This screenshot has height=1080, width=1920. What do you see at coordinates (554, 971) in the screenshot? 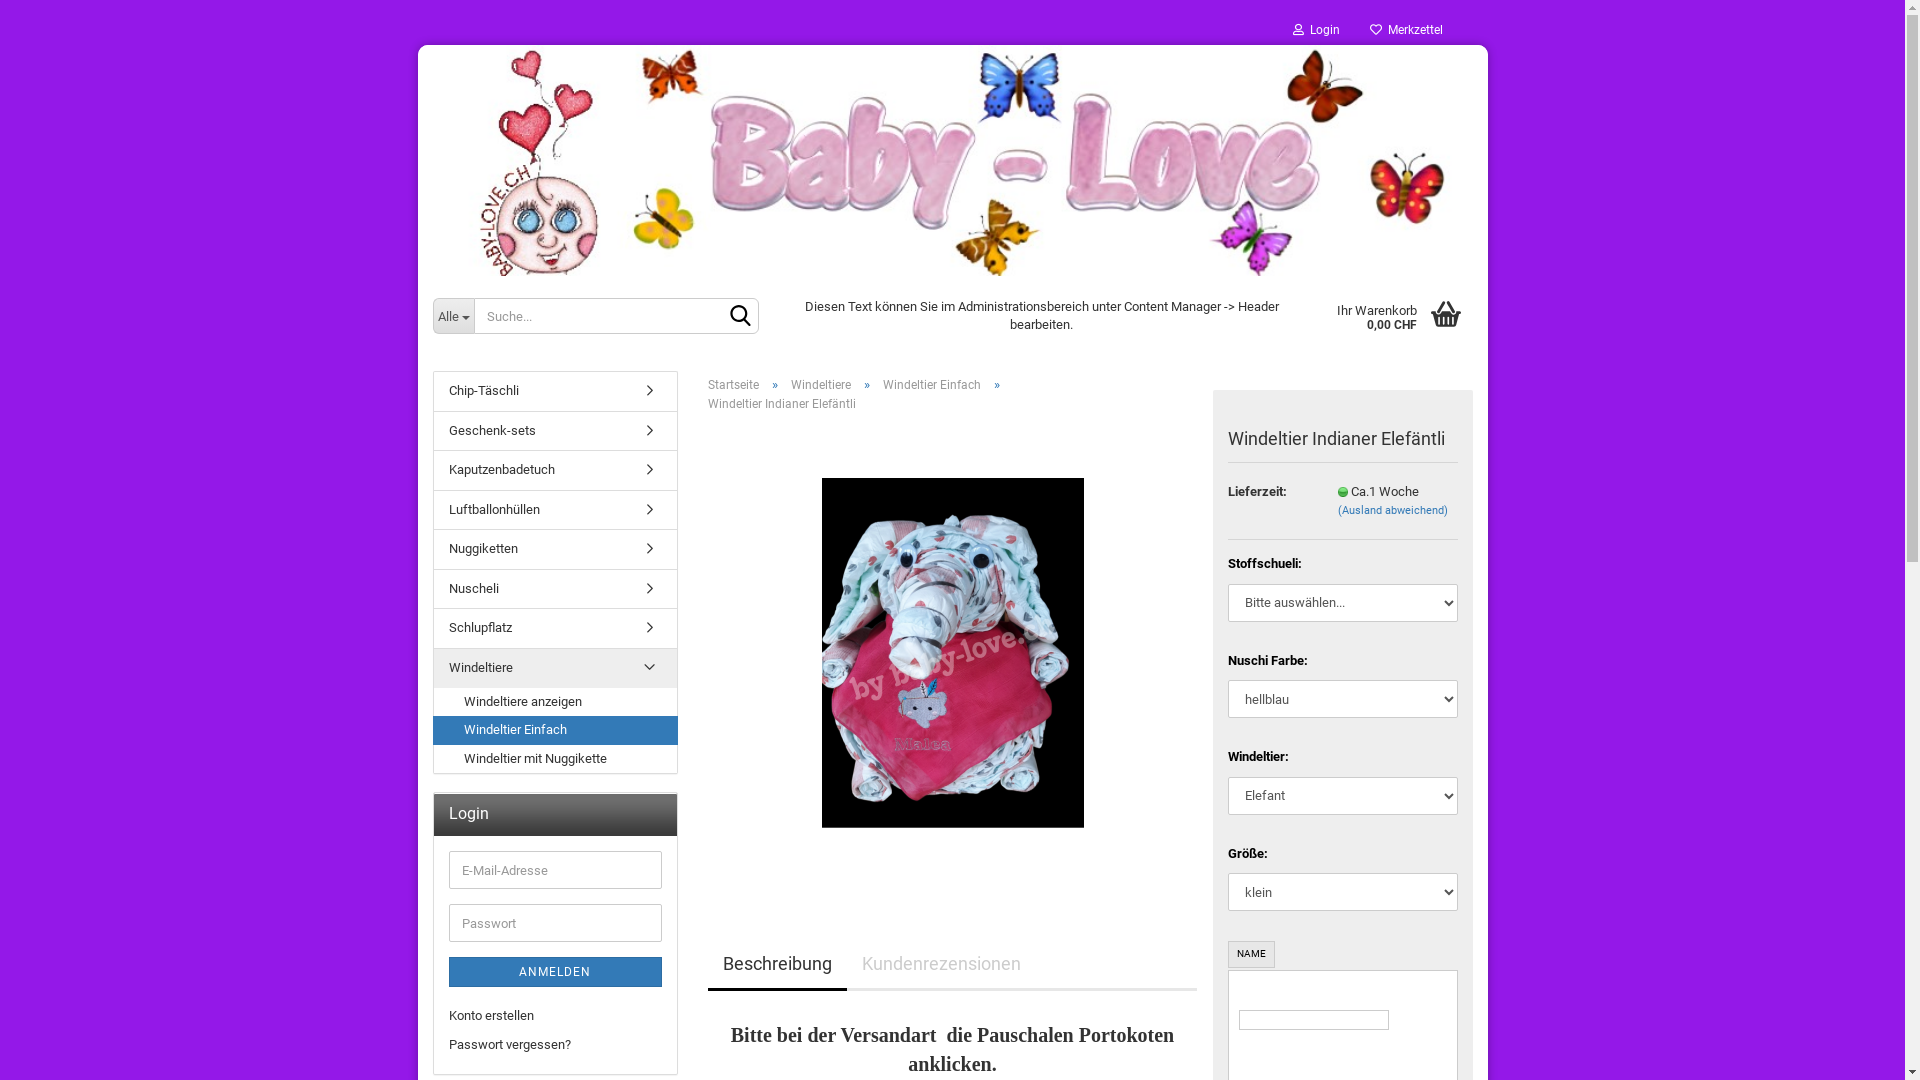
I see `'ANMELDEN'` at bounding box center [554, 971].